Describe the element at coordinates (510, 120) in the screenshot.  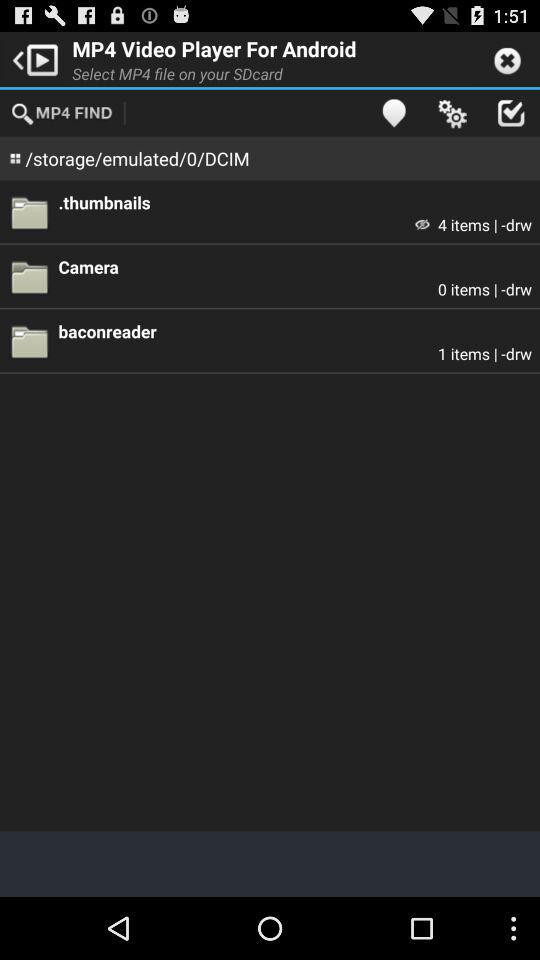
I see `the check icon` at that location.